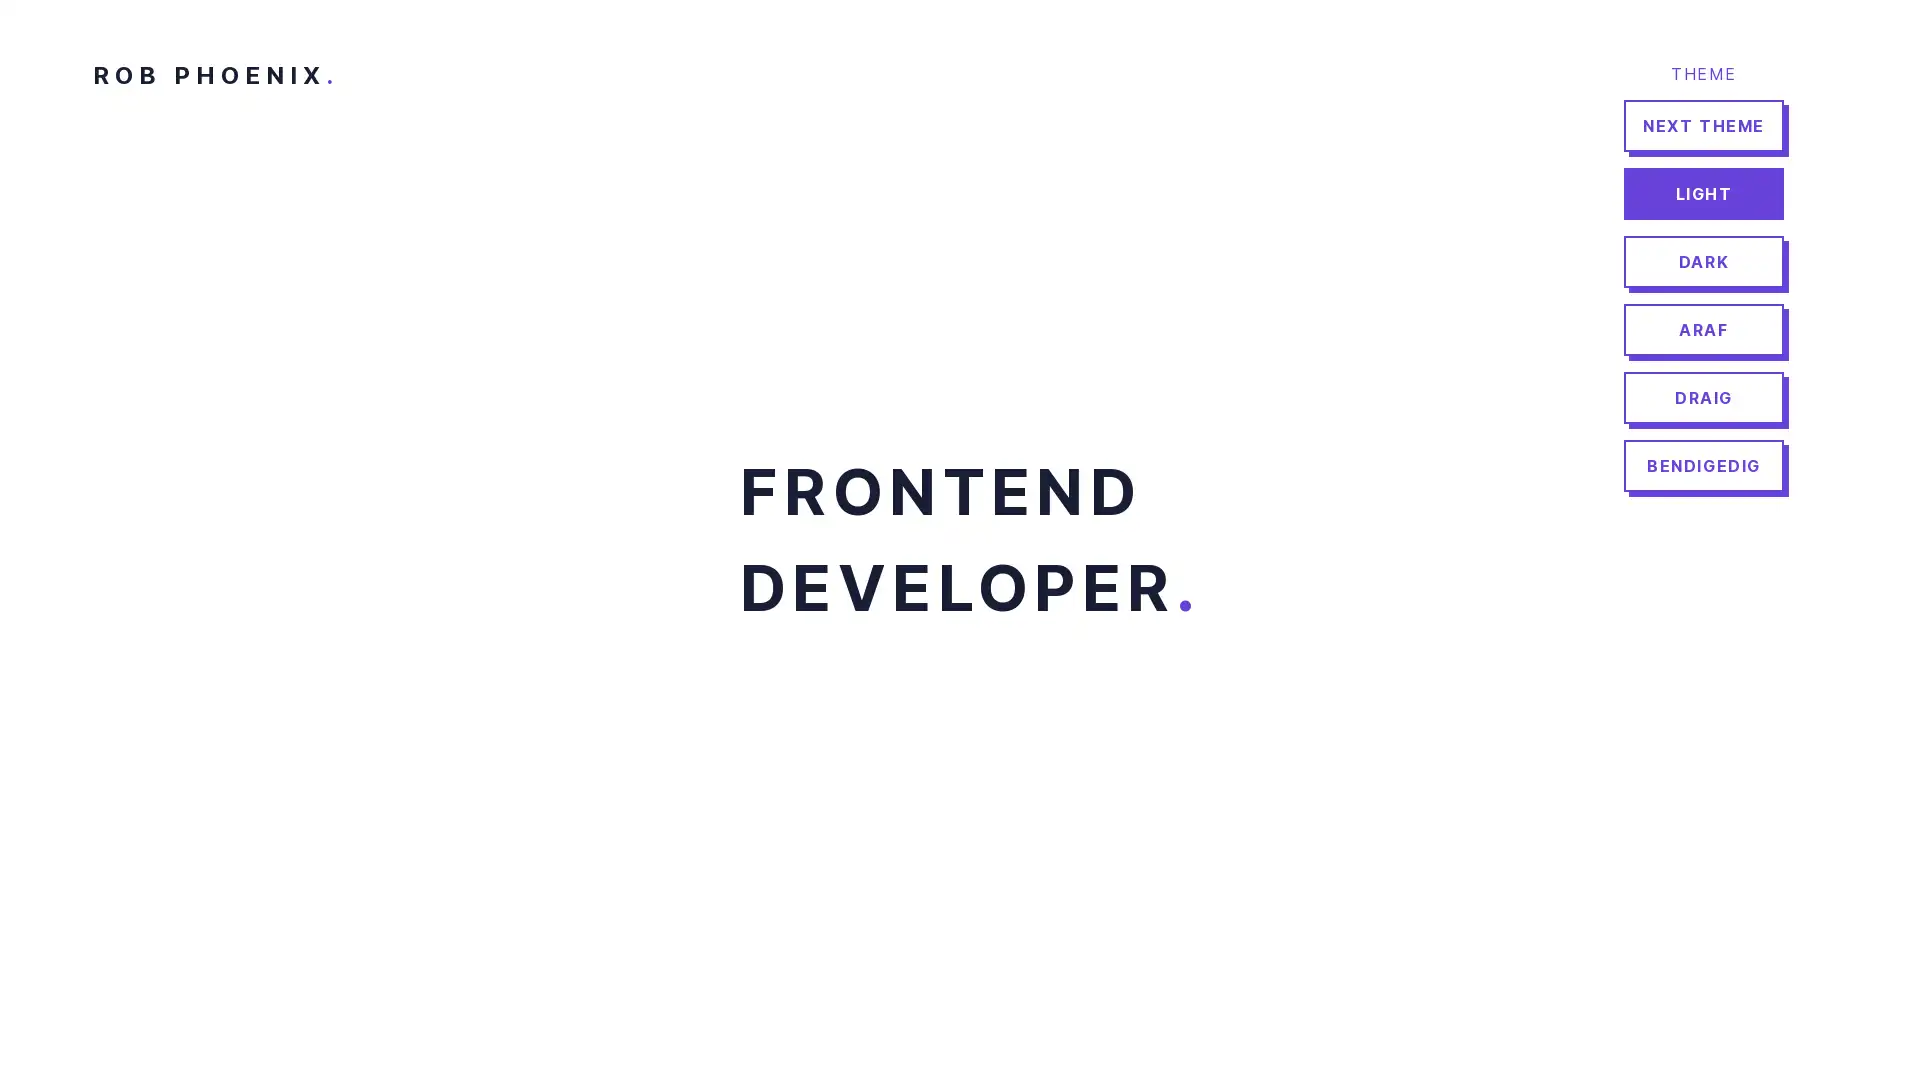 The height and width of the screenshot is (1080, 1920). I want to click on ARAF, so click(1703, 329).